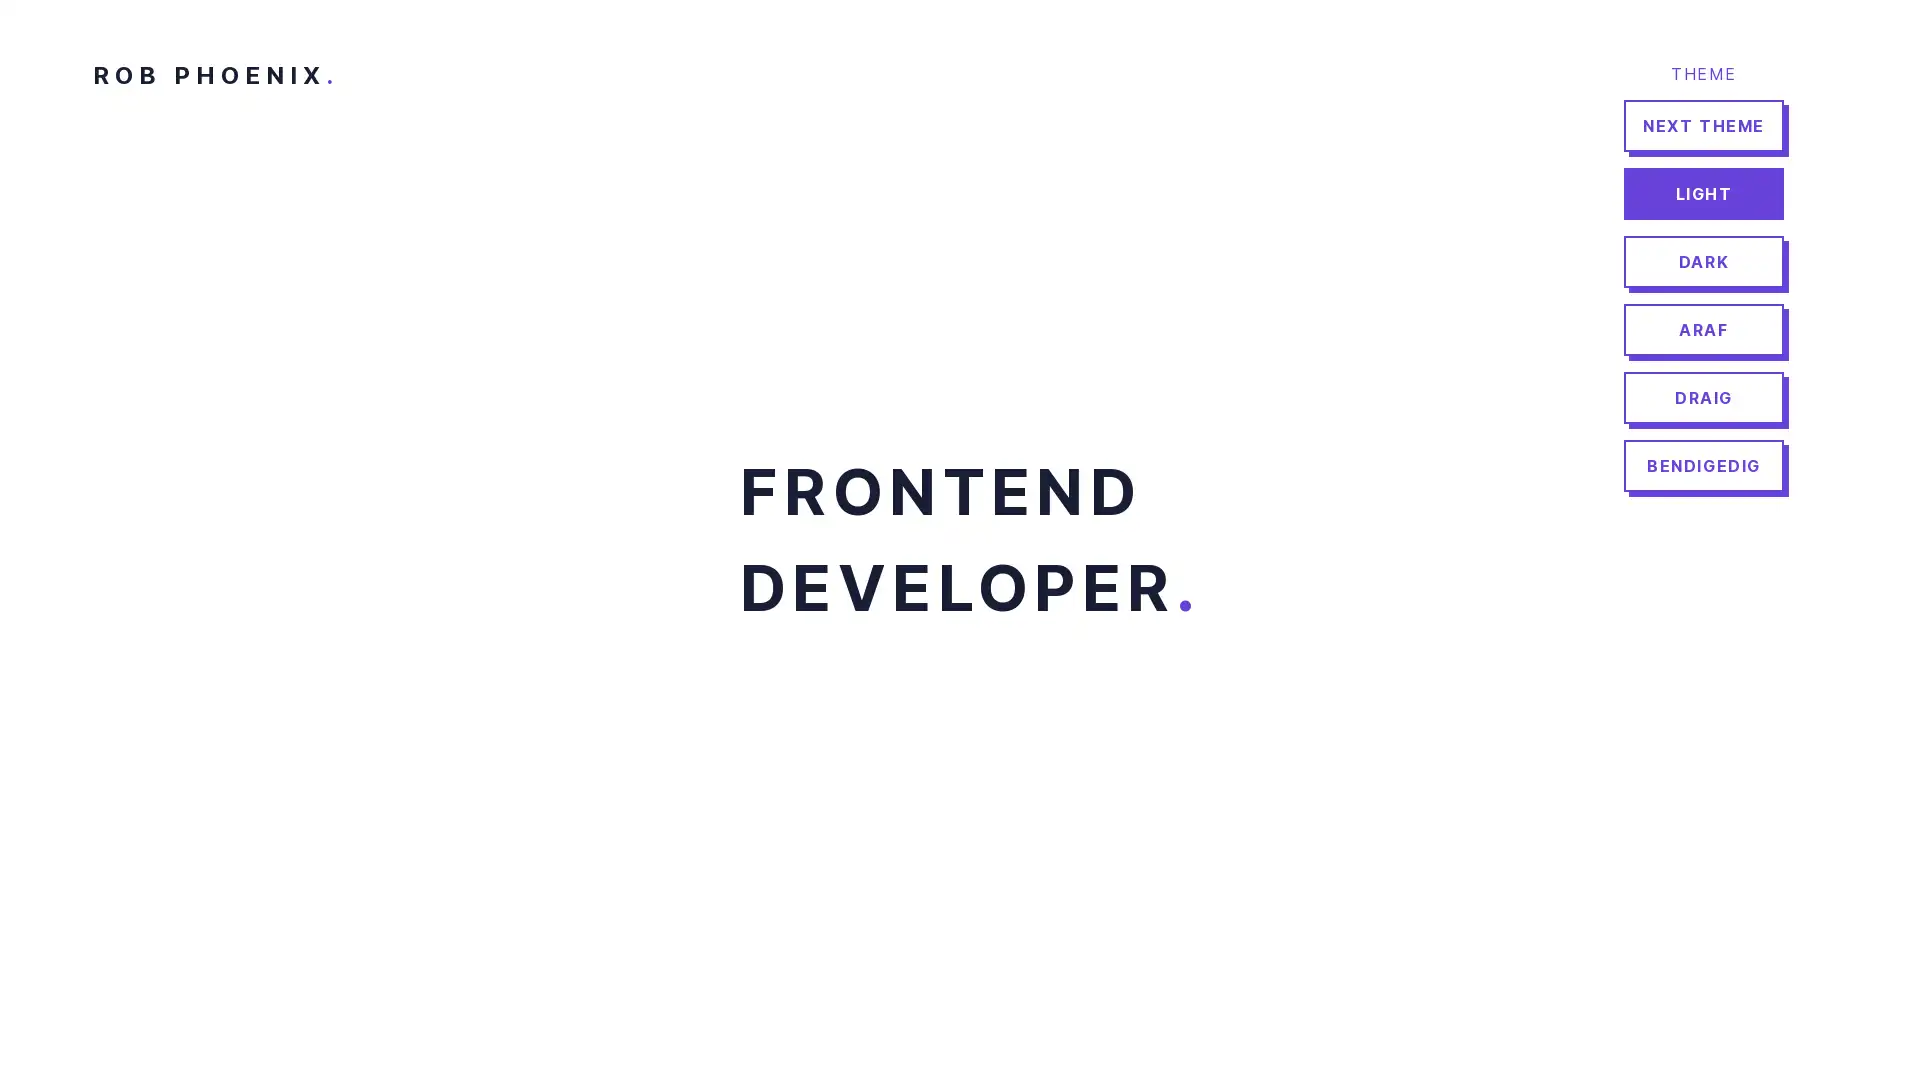 The height and width of the screenshot is (1080, 1920). I want to click on ARAF, so click(1703, 329).